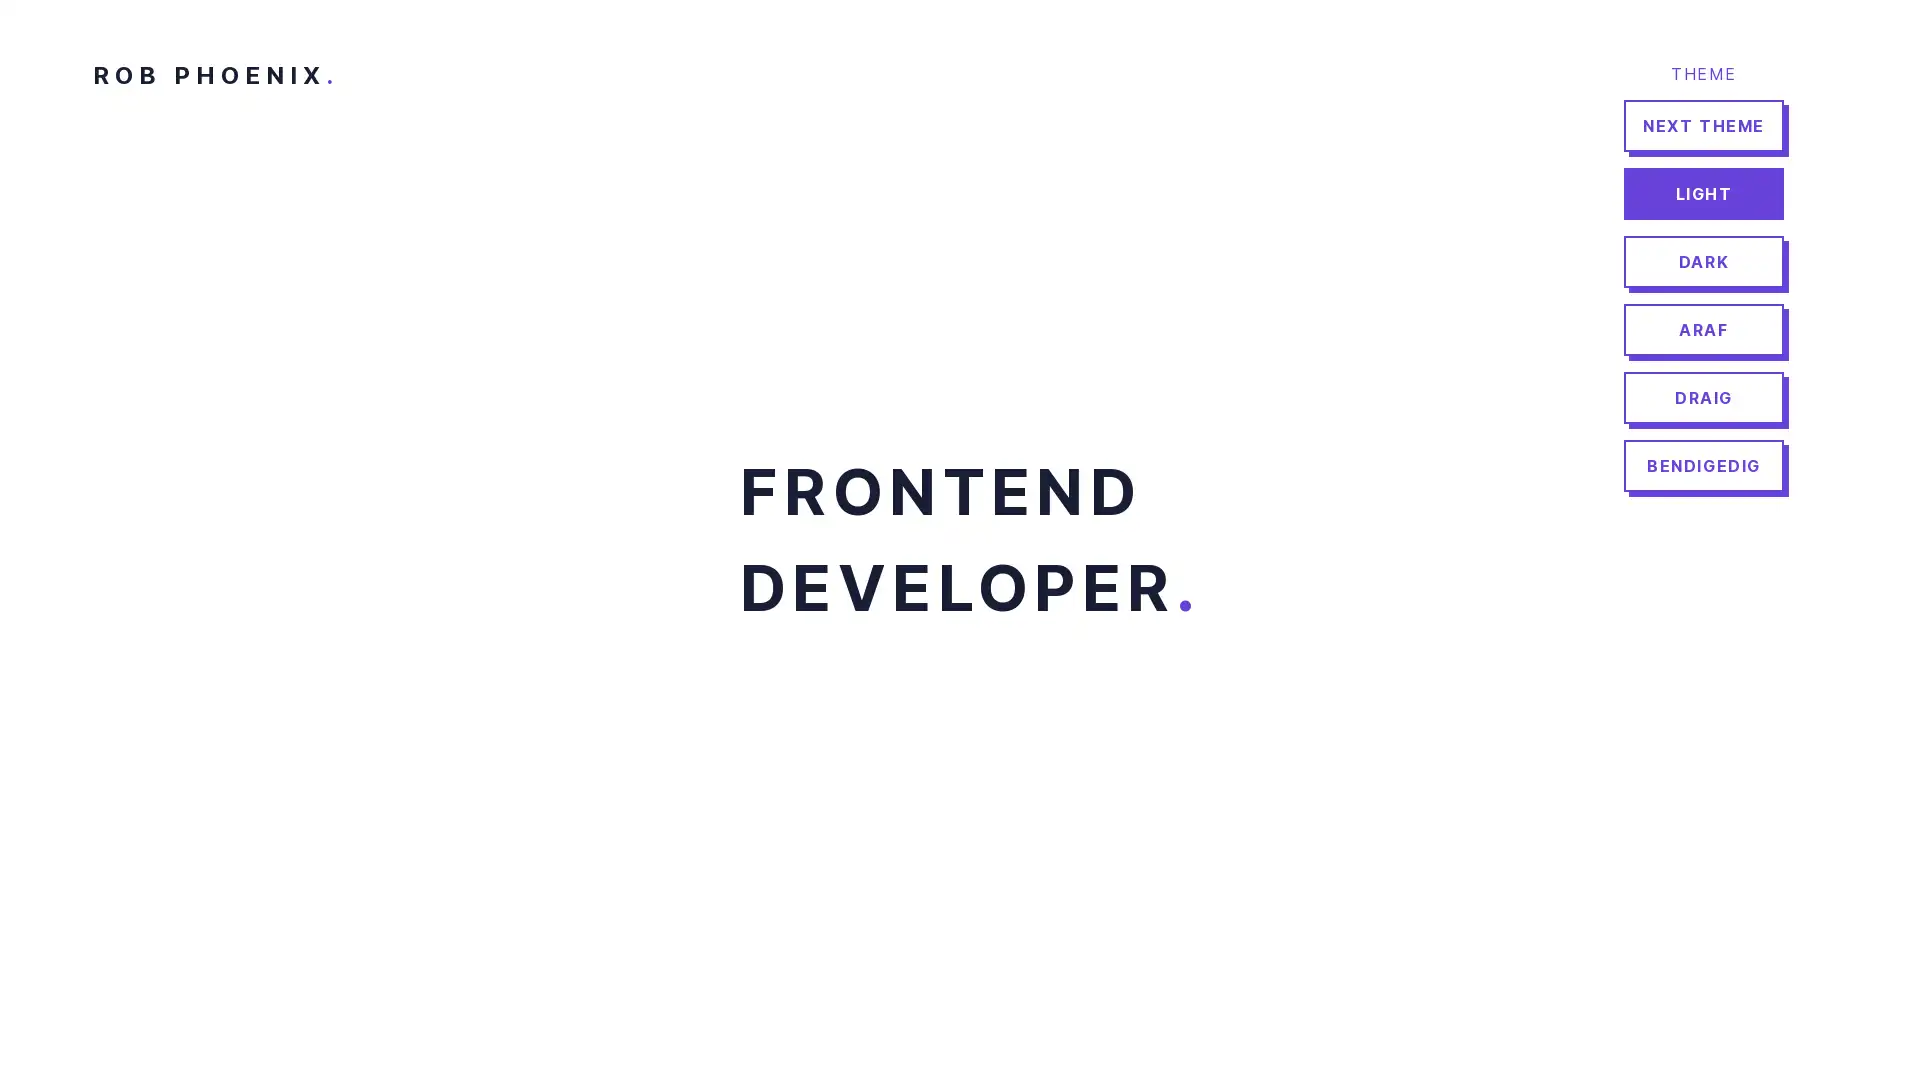 The height and width of the screenshot is (1080, 1920). I want to click on ARAF, so click(1703, 329).